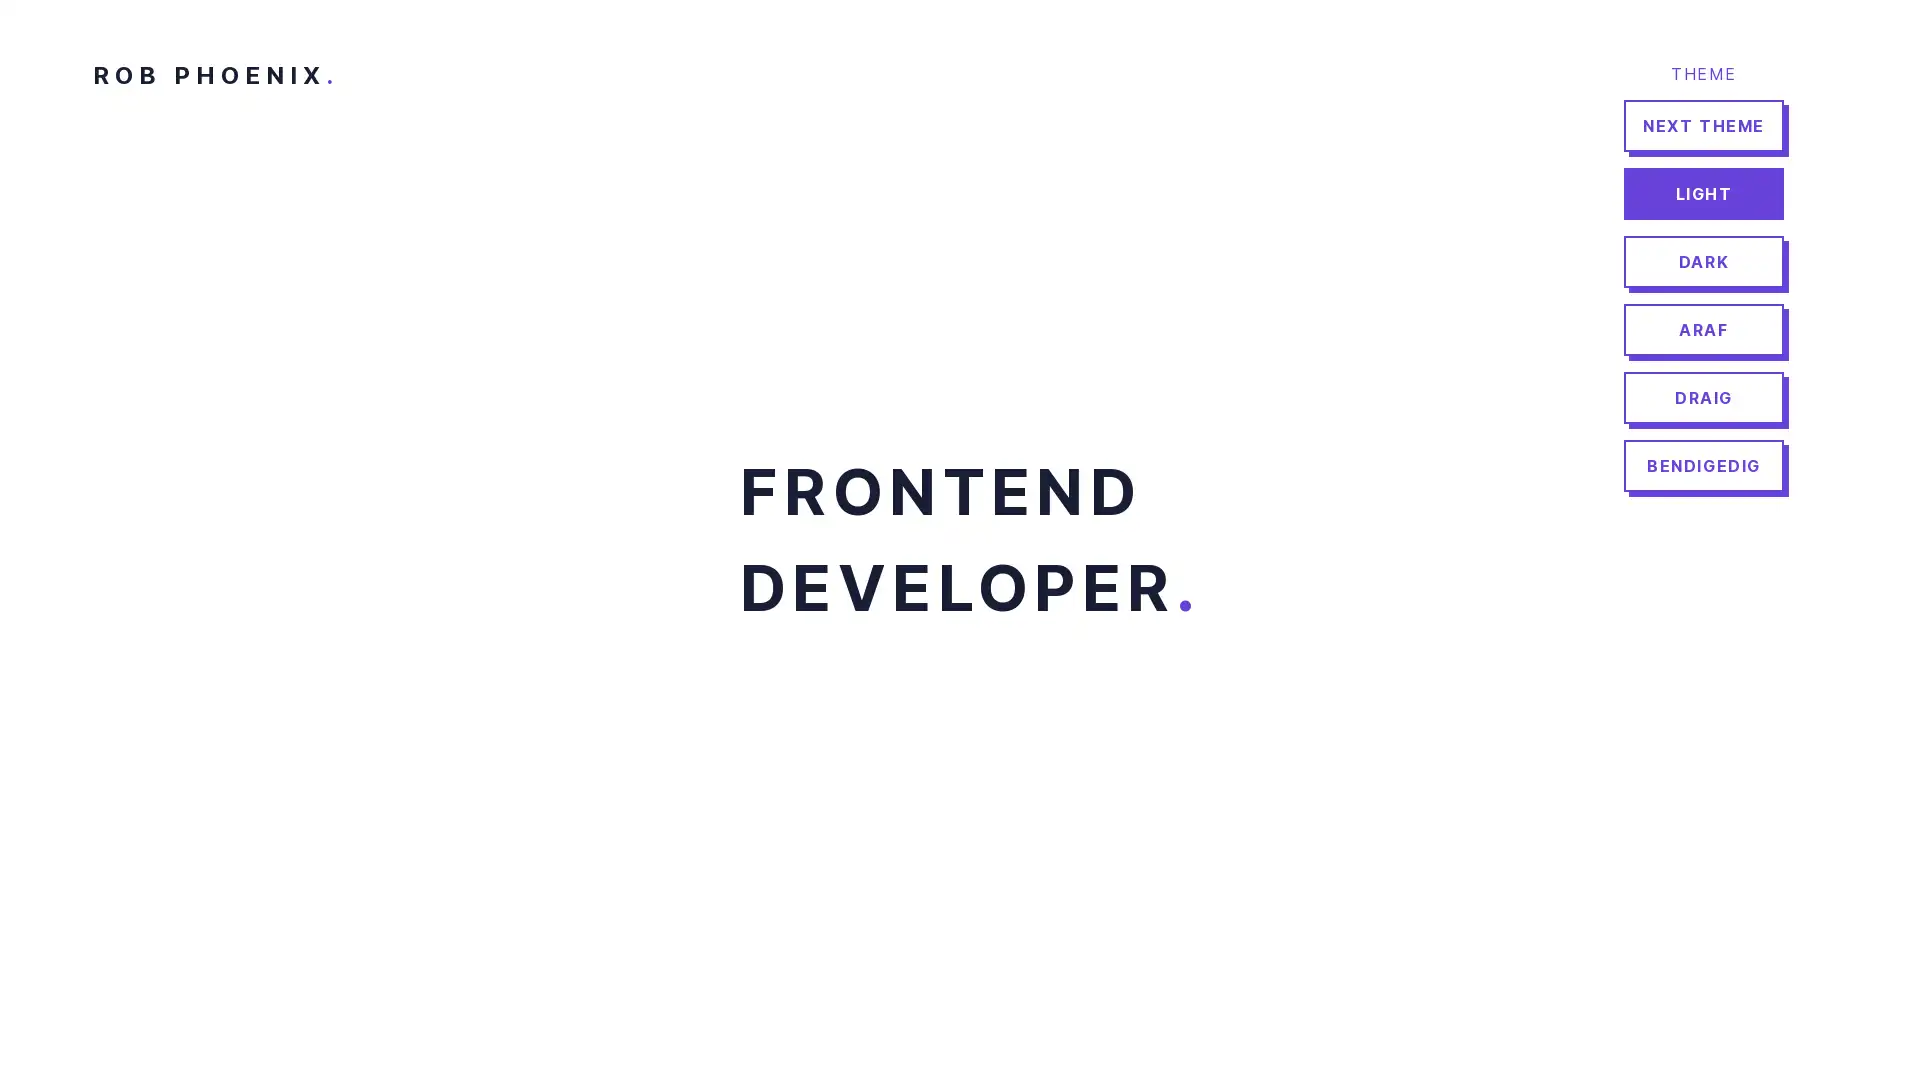 The height and width of the screenshot is (1080, 1920). I want to click on ARAF, so click(1703, 329).